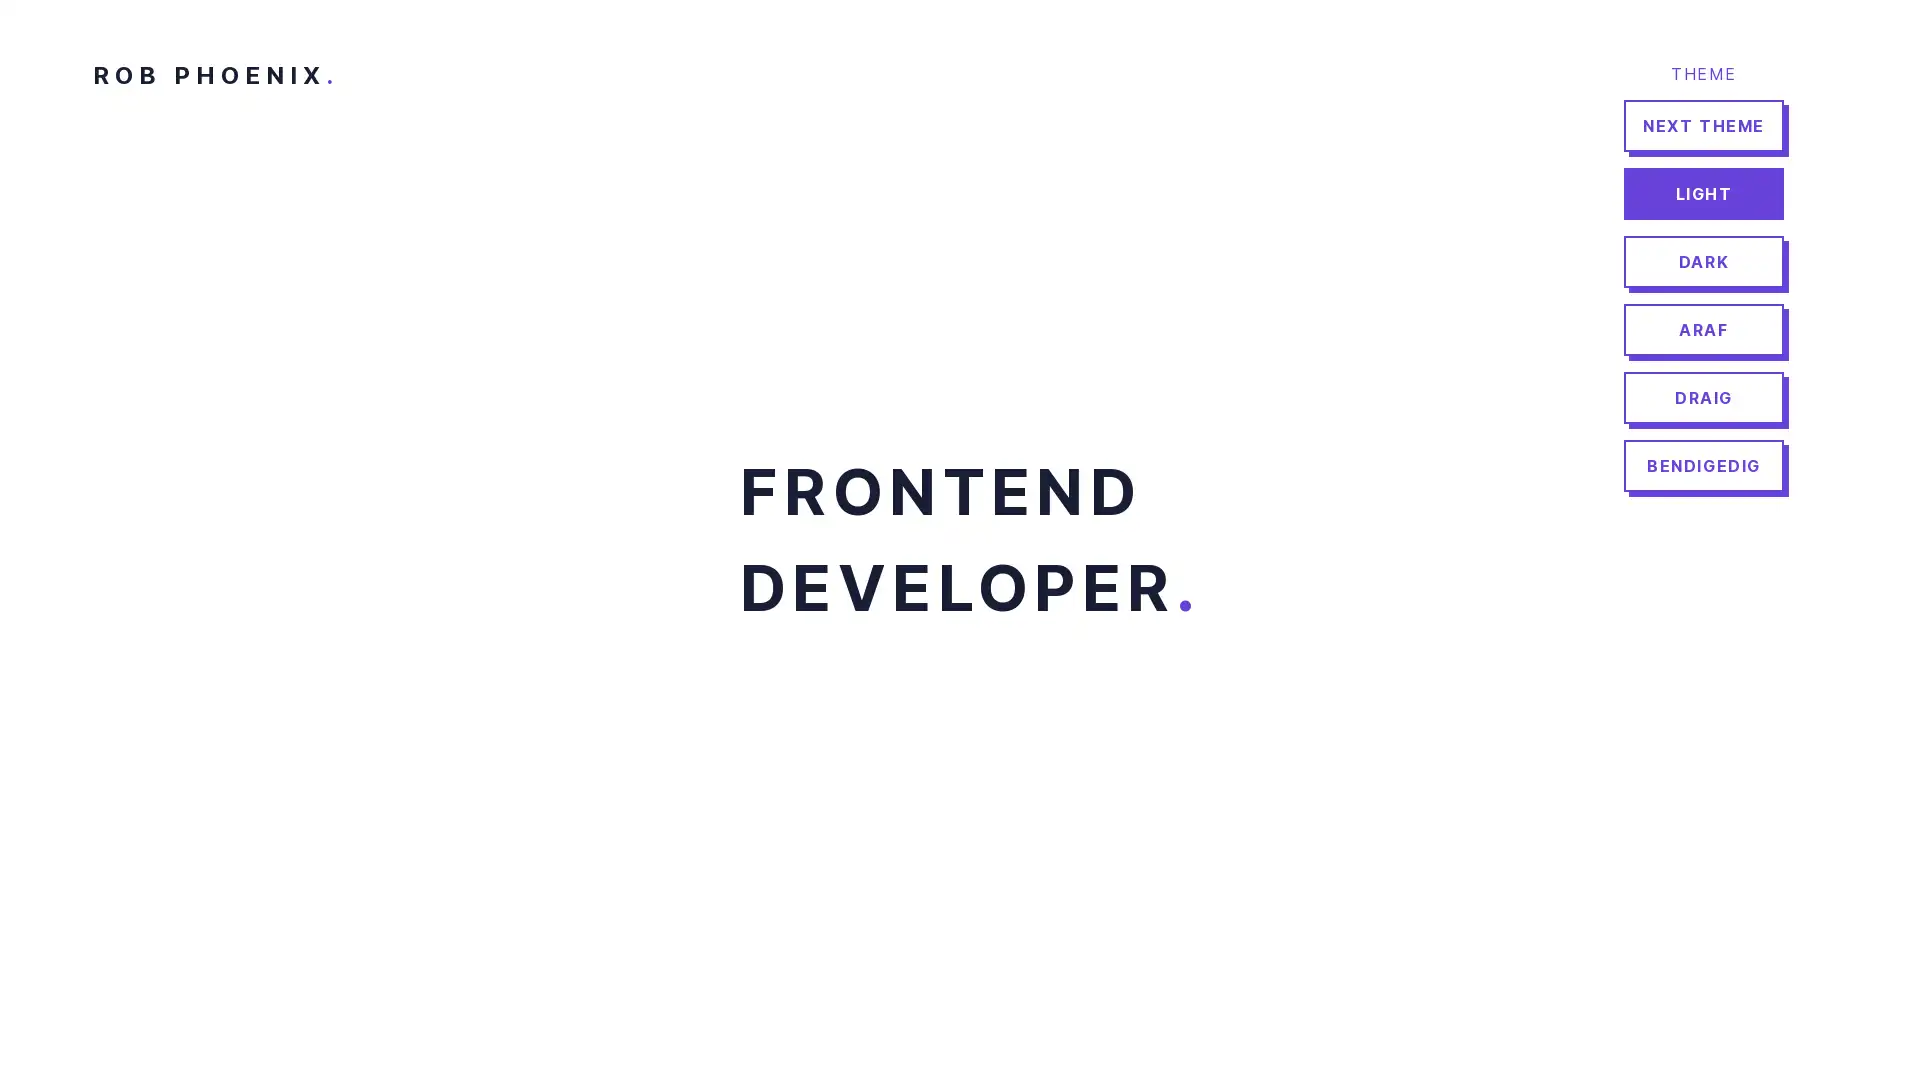 The height and width of the screenshot is (1080, 1920). I want to click on ARAF, so click(1703, 329).